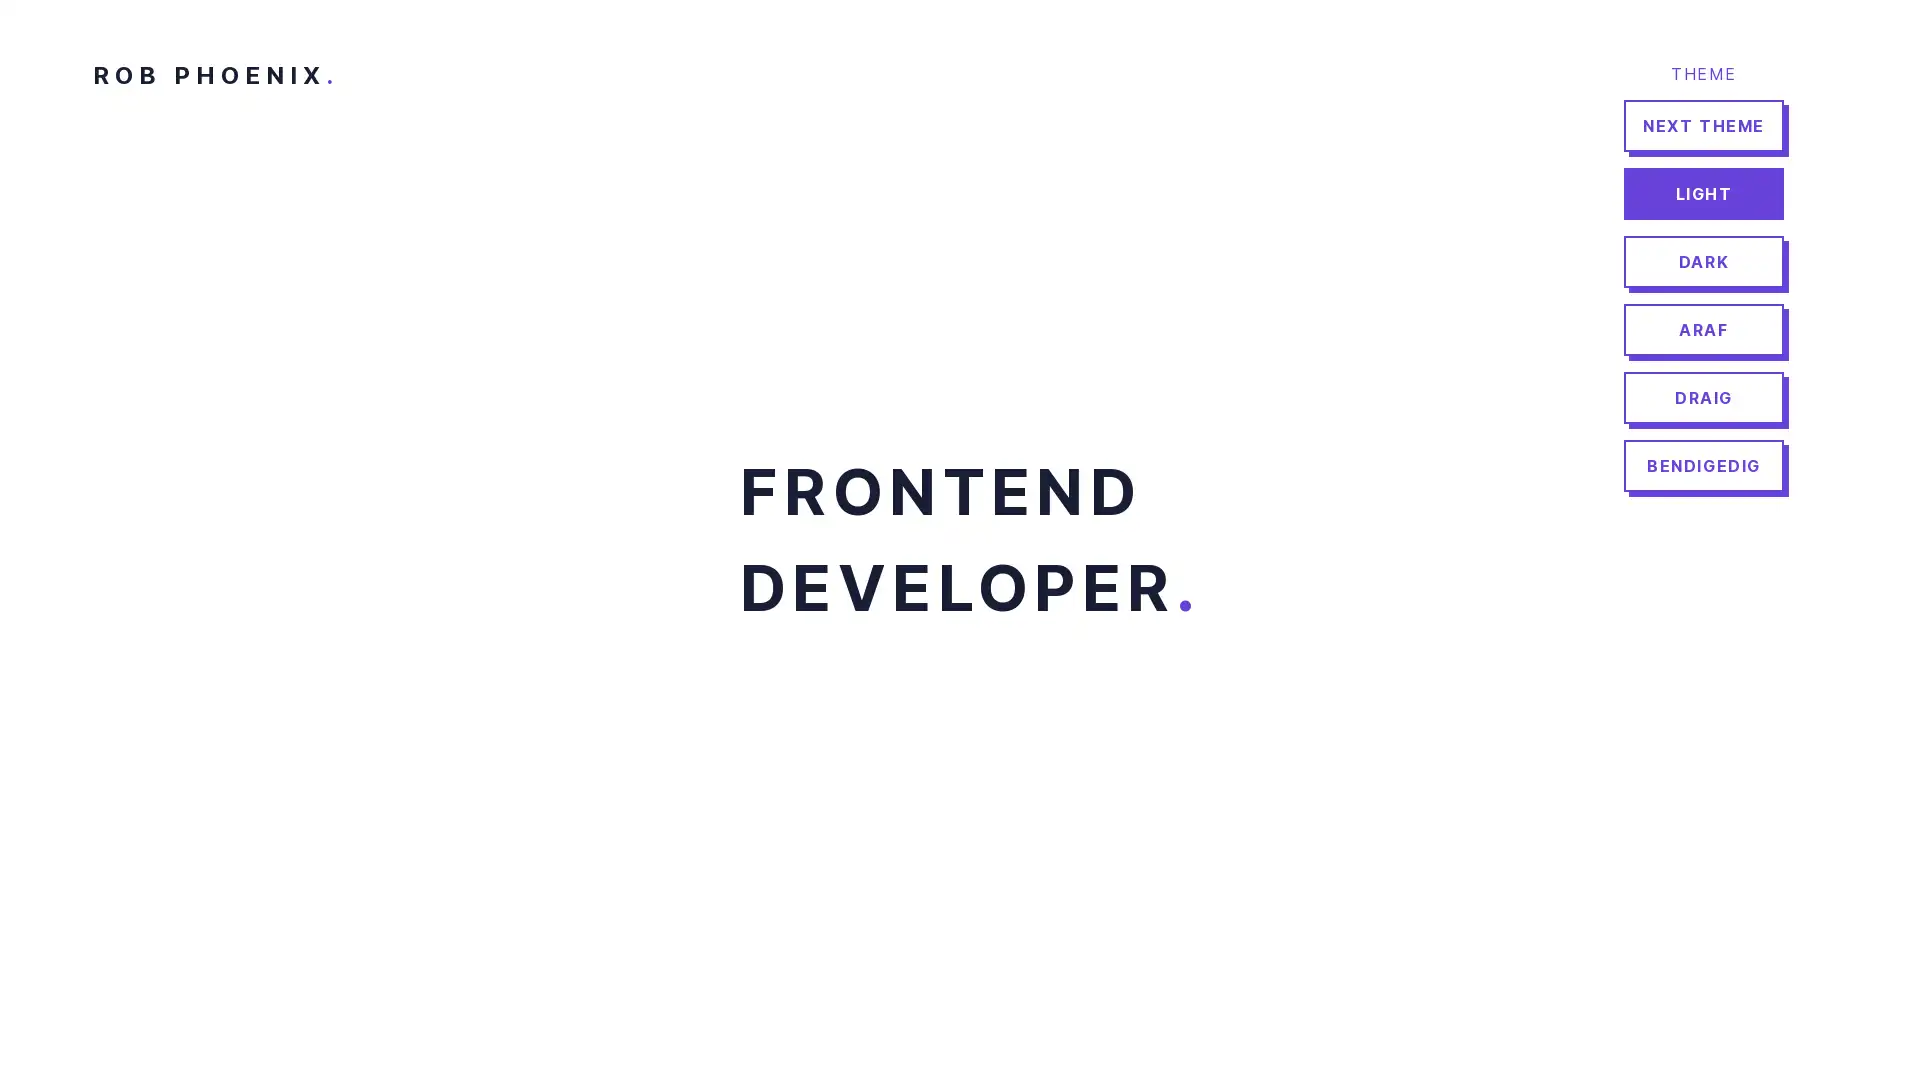 The height and width of the screenshot is (1080, 1920). I want to click on ARAF, so click(1703, 329).